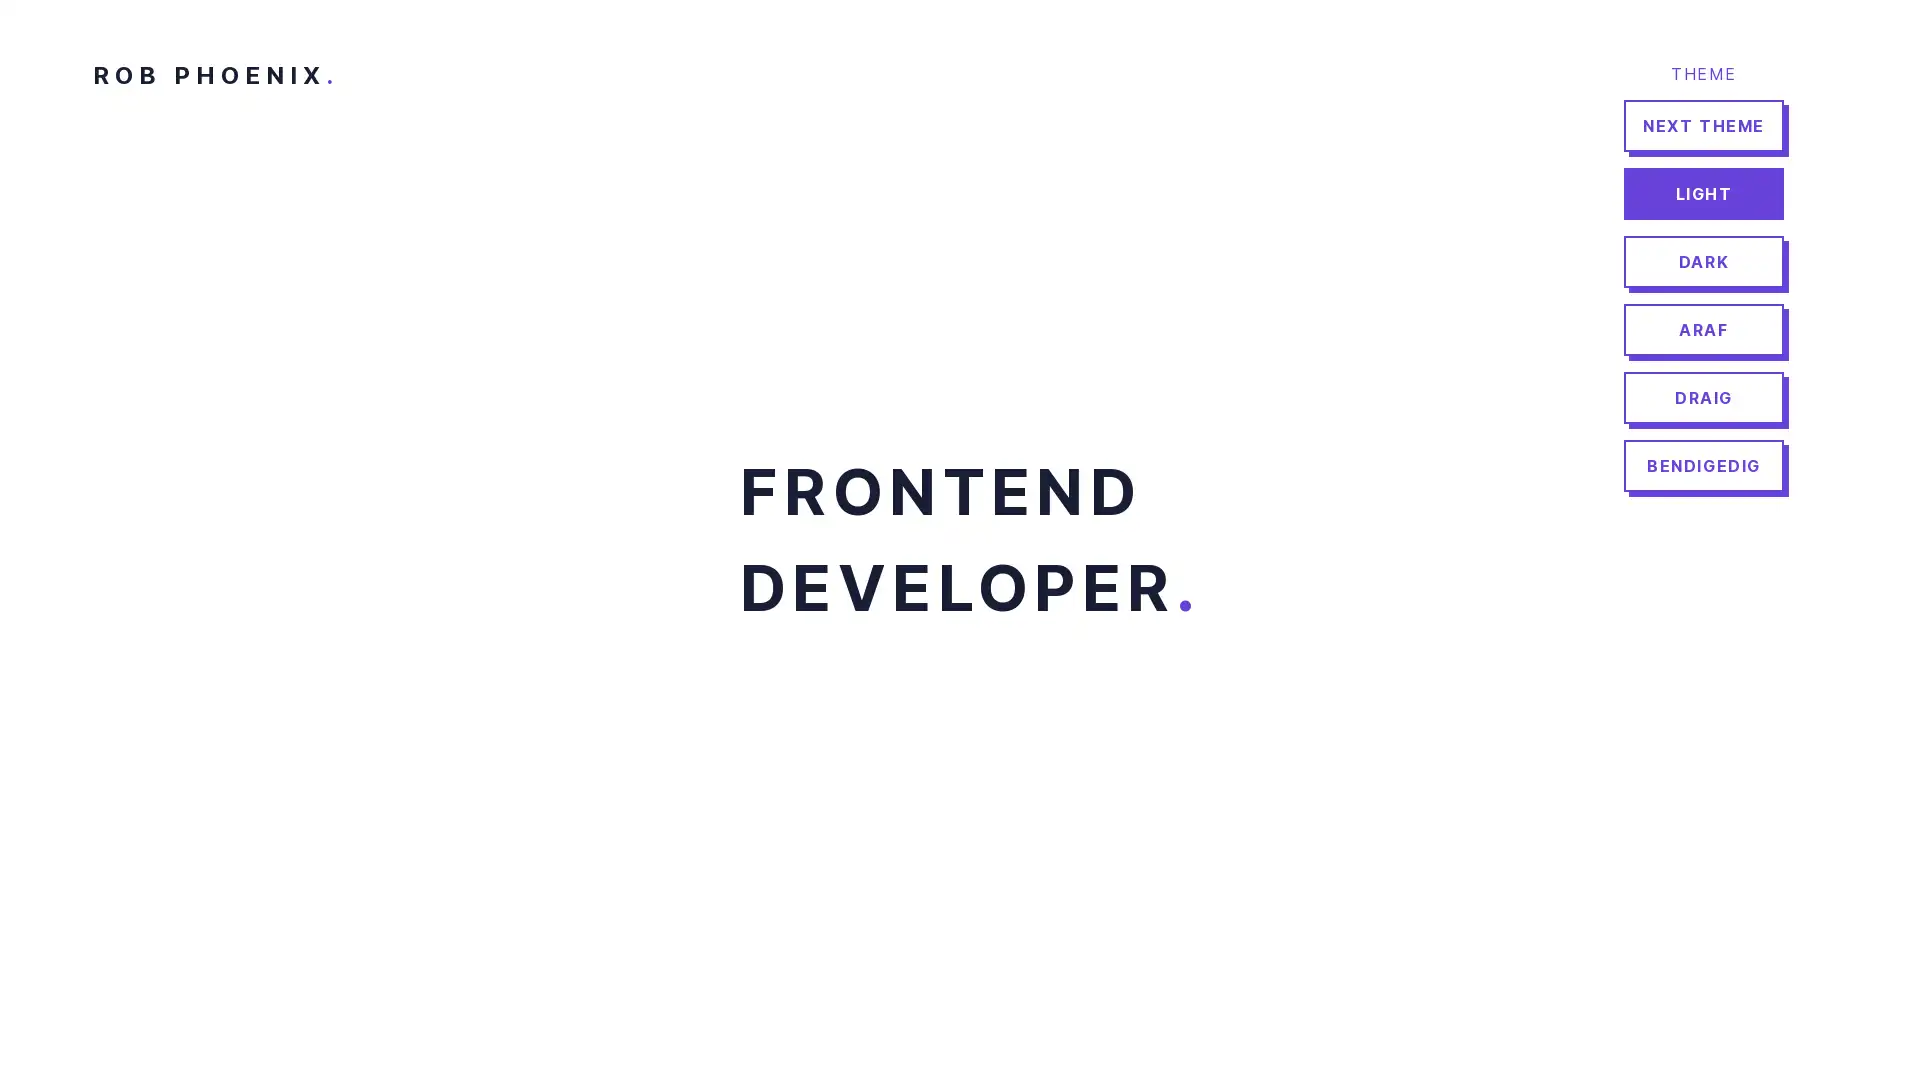 The height and width of the screenshot is (1080, 1920). I want to click on ARAF, so click(1703, 329).